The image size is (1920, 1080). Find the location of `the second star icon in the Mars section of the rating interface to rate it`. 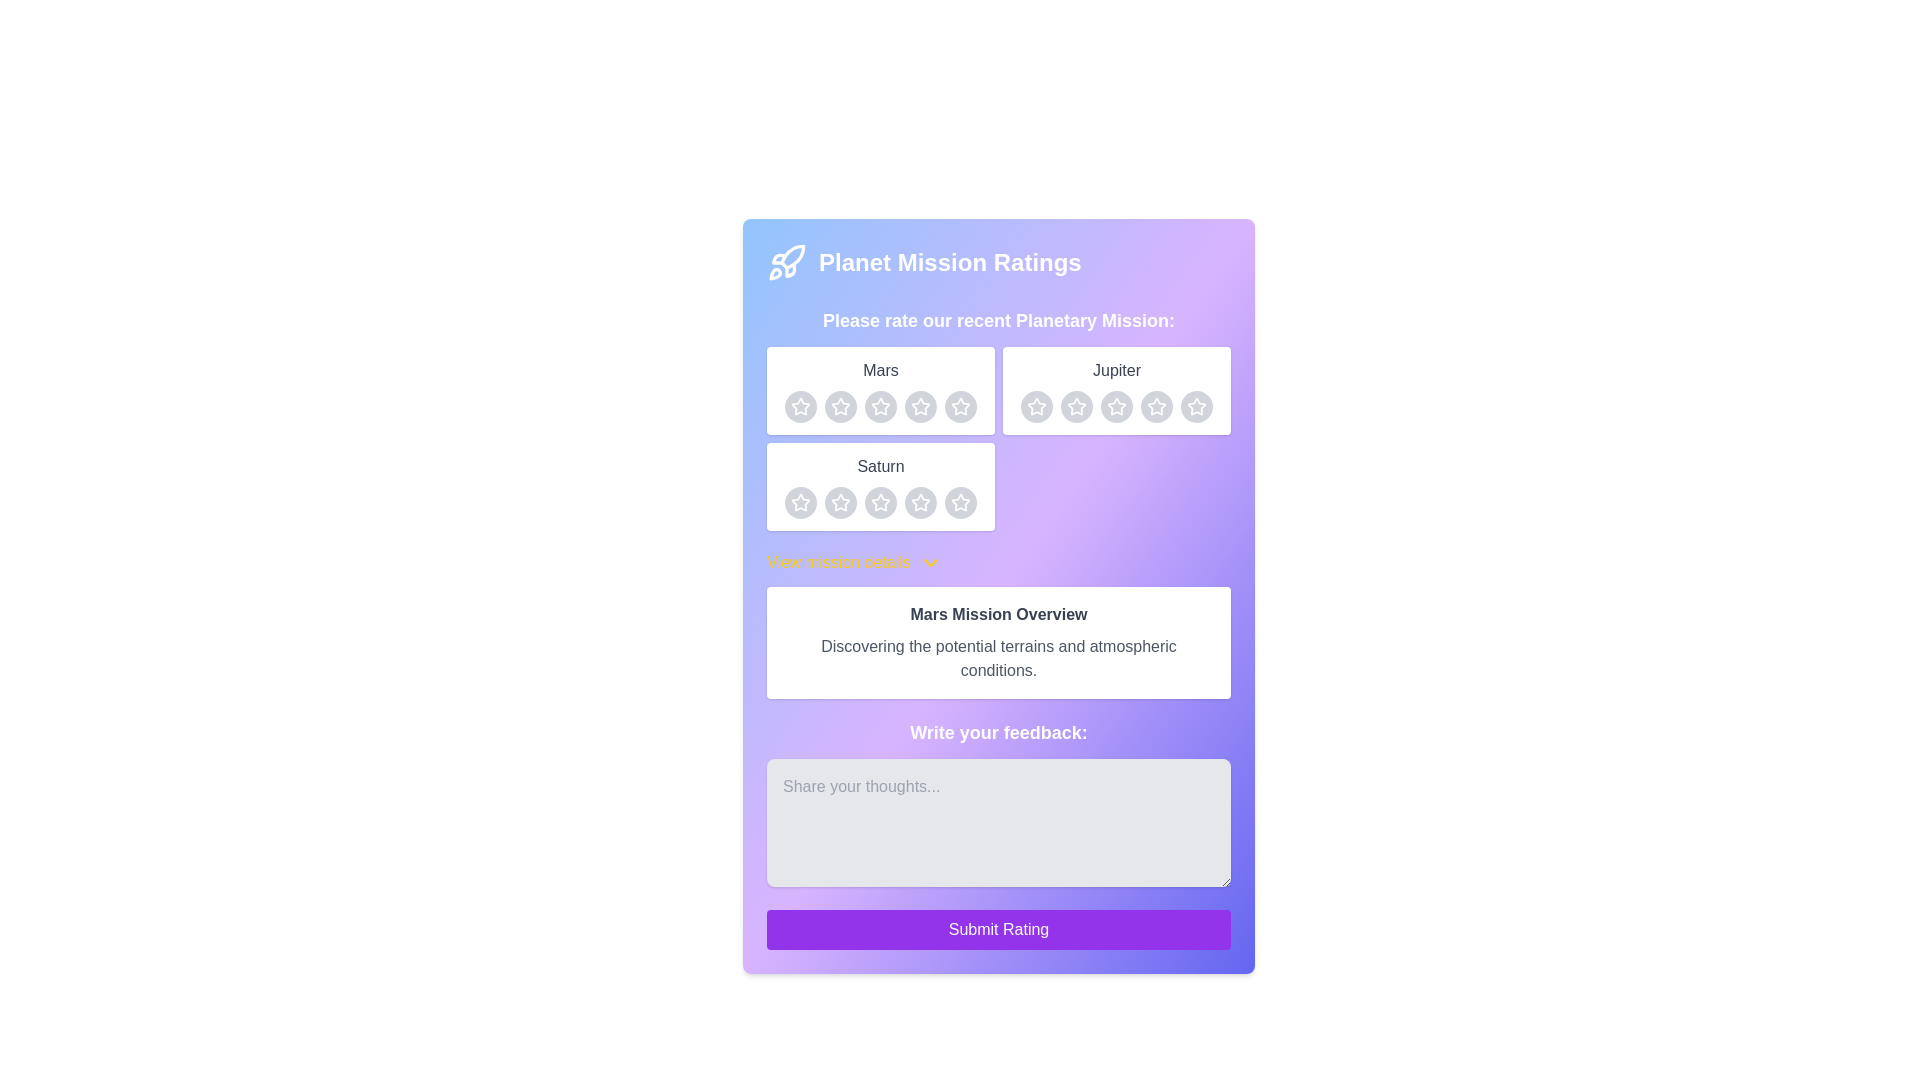

the second star icon in the Mars section of the rating interface to rate it is located at coordinates (840, 405).